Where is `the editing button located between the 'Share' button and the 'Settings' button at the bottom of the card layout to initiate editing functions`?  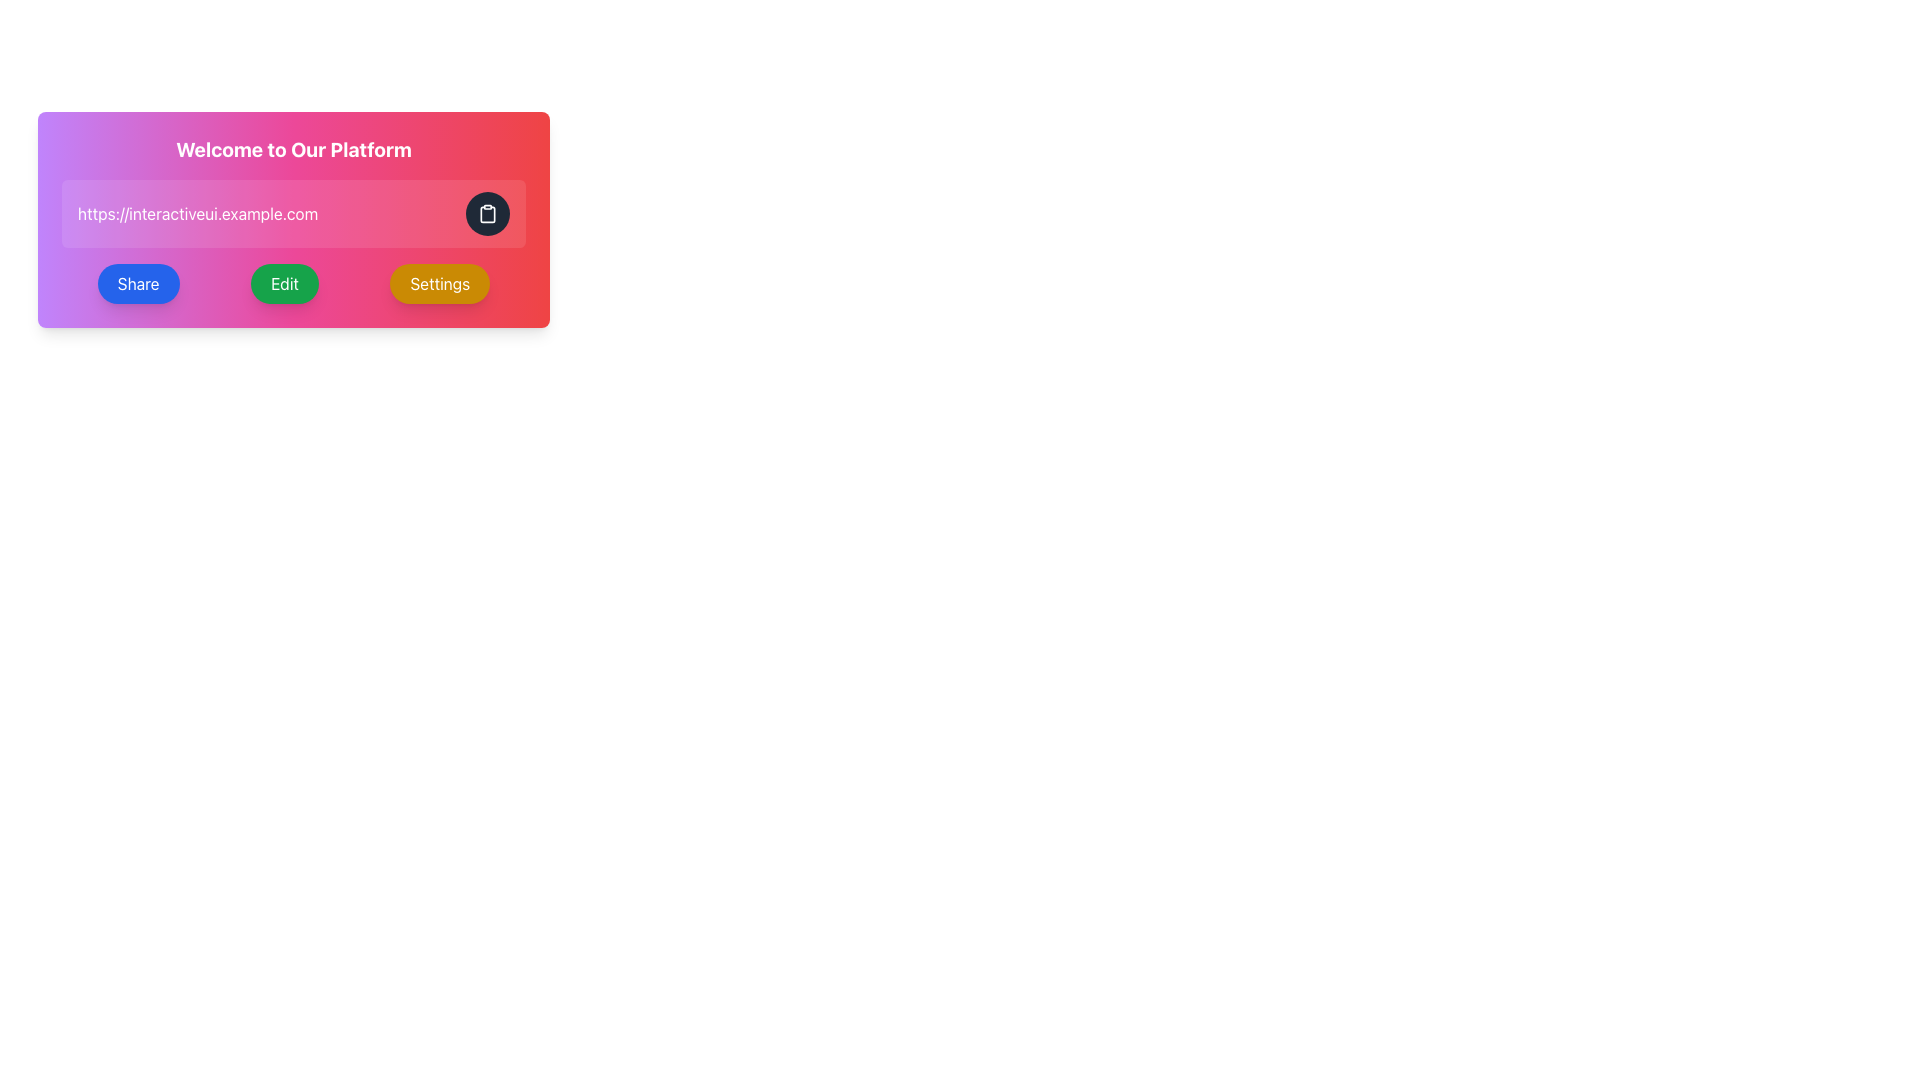 the editing button located between the 'Share' button and the 'Settings' button at the bottom of the card layout to initiate editing functions is located at coordinates (292, 284).